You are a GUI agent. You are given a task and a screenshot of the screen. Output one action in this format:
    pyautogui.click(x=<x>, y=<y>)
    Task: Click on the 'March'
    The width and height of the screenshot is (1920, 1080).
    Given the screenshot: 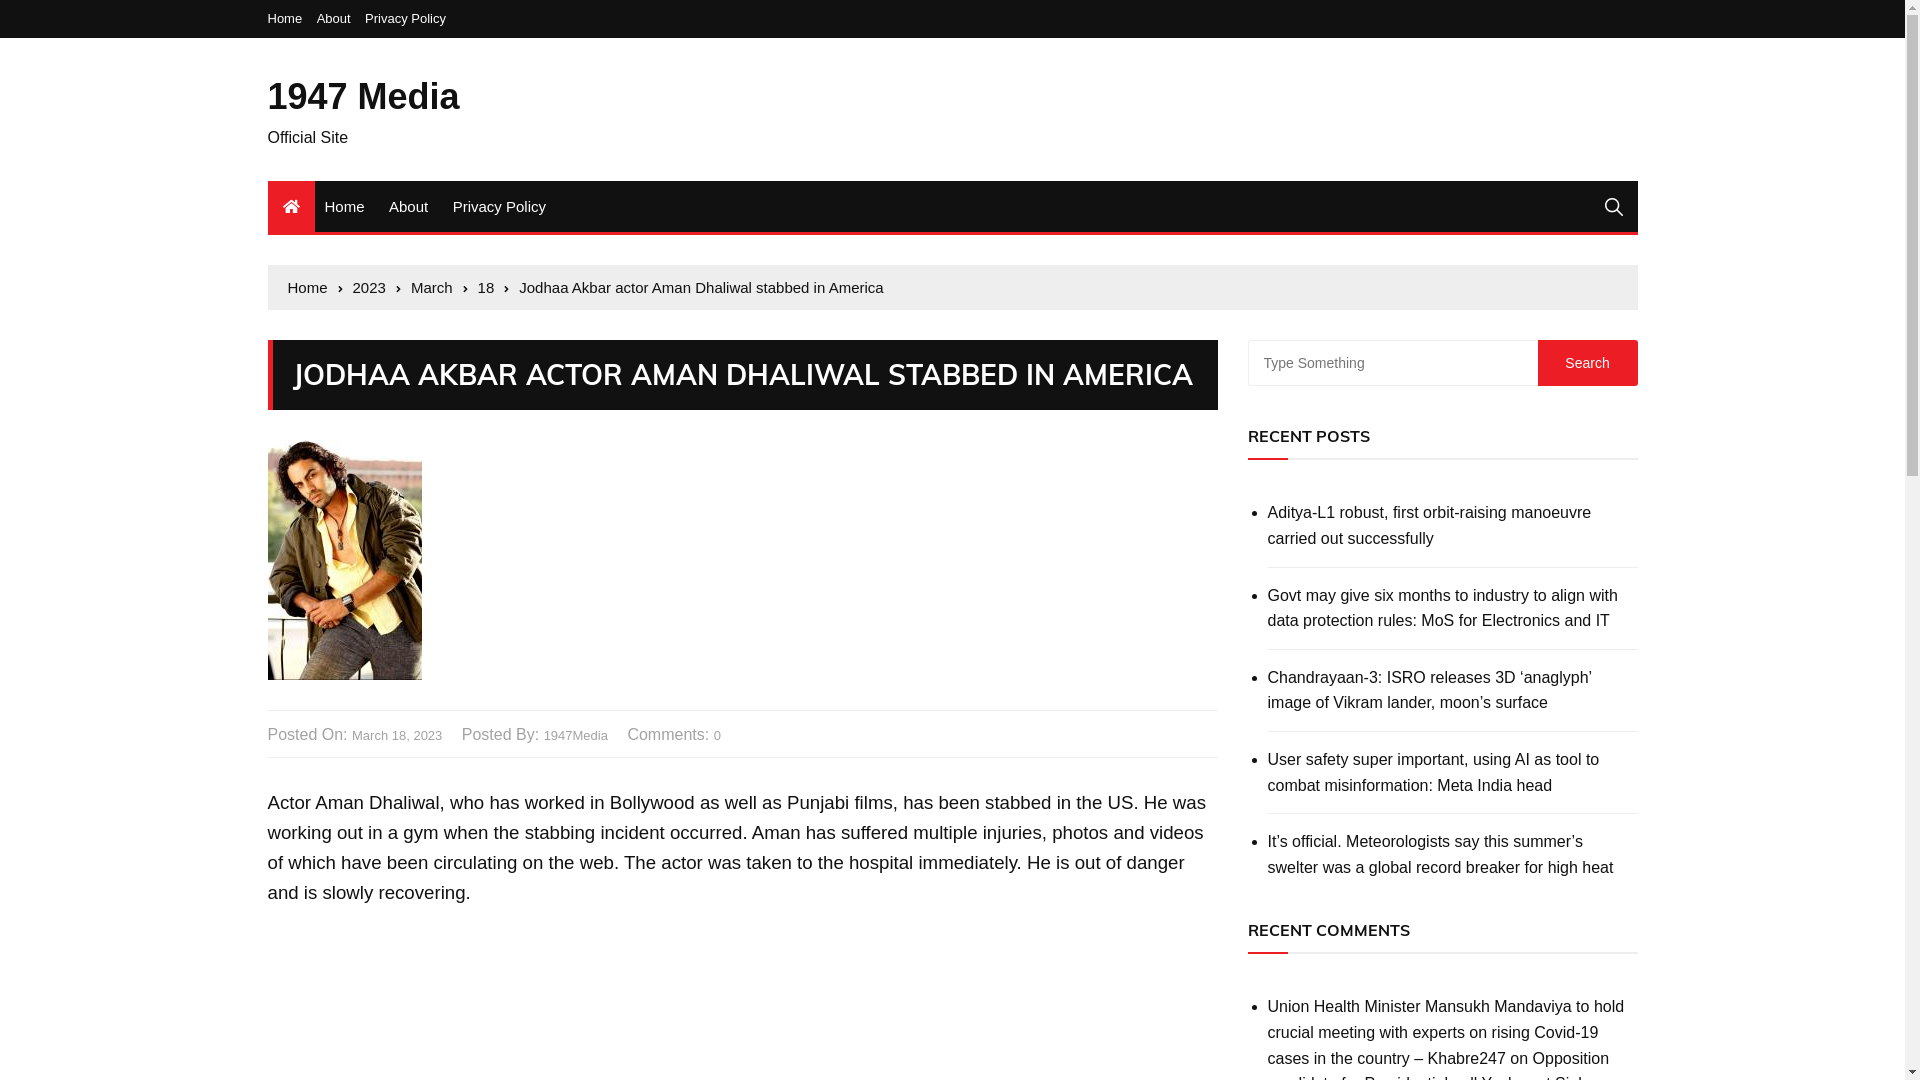 What is the action you would take?
    pyautogui.click(x=410, y=288)
    